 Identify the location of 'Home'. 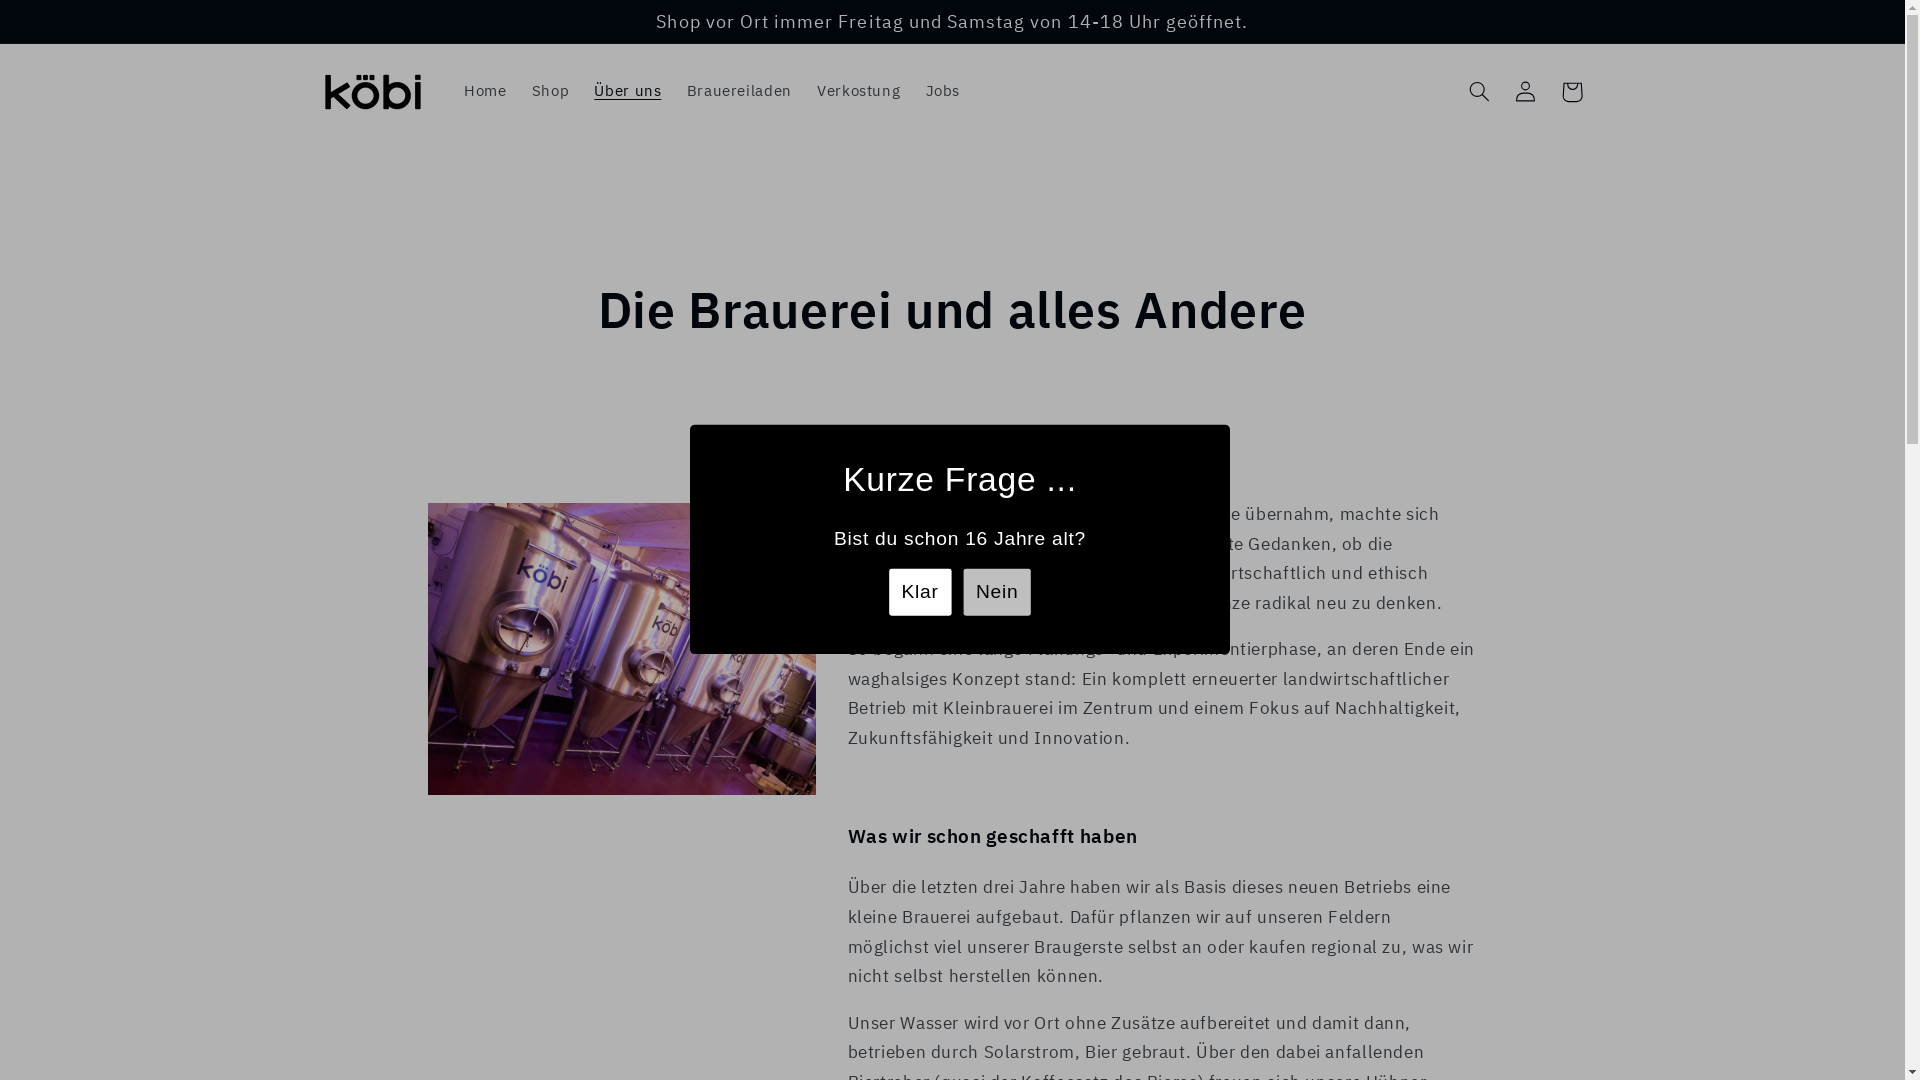
(484, 92).